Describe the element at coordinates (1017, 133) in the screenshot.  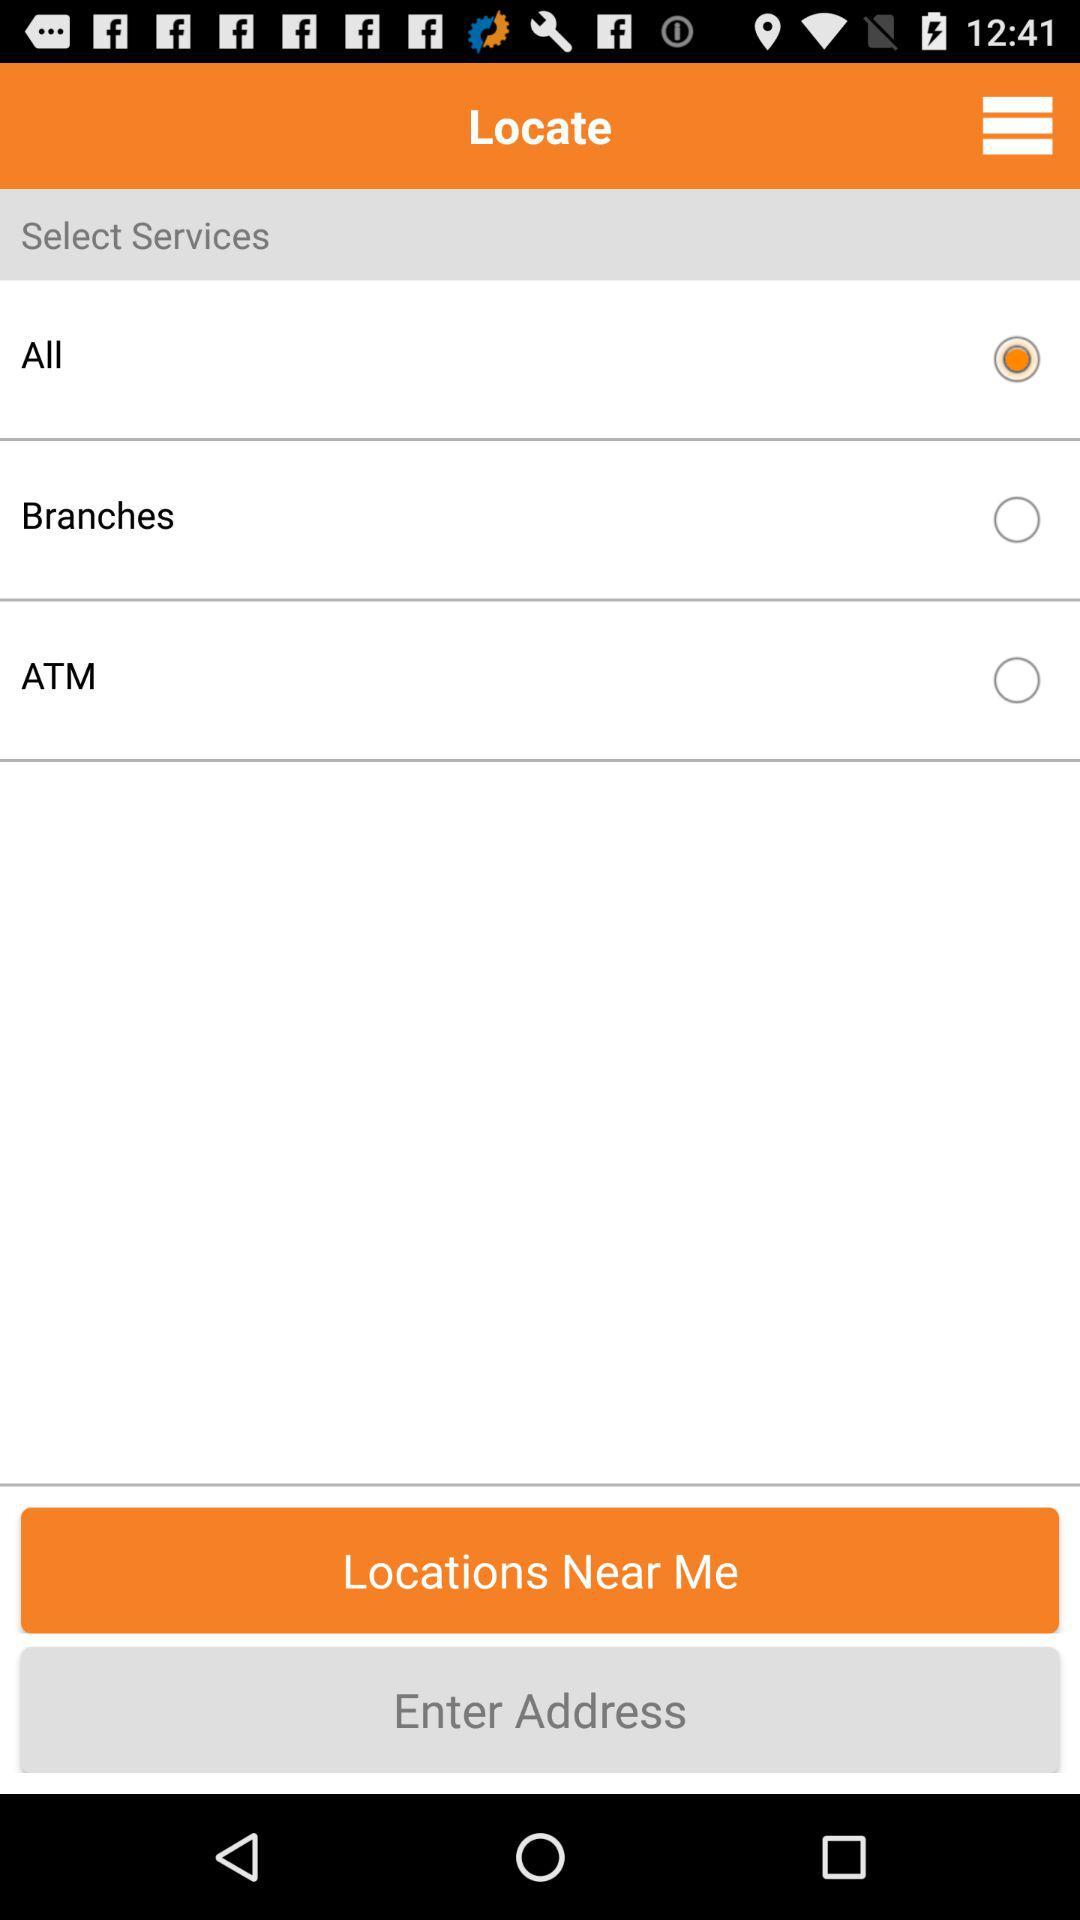
I see `the menu icon` at that location.